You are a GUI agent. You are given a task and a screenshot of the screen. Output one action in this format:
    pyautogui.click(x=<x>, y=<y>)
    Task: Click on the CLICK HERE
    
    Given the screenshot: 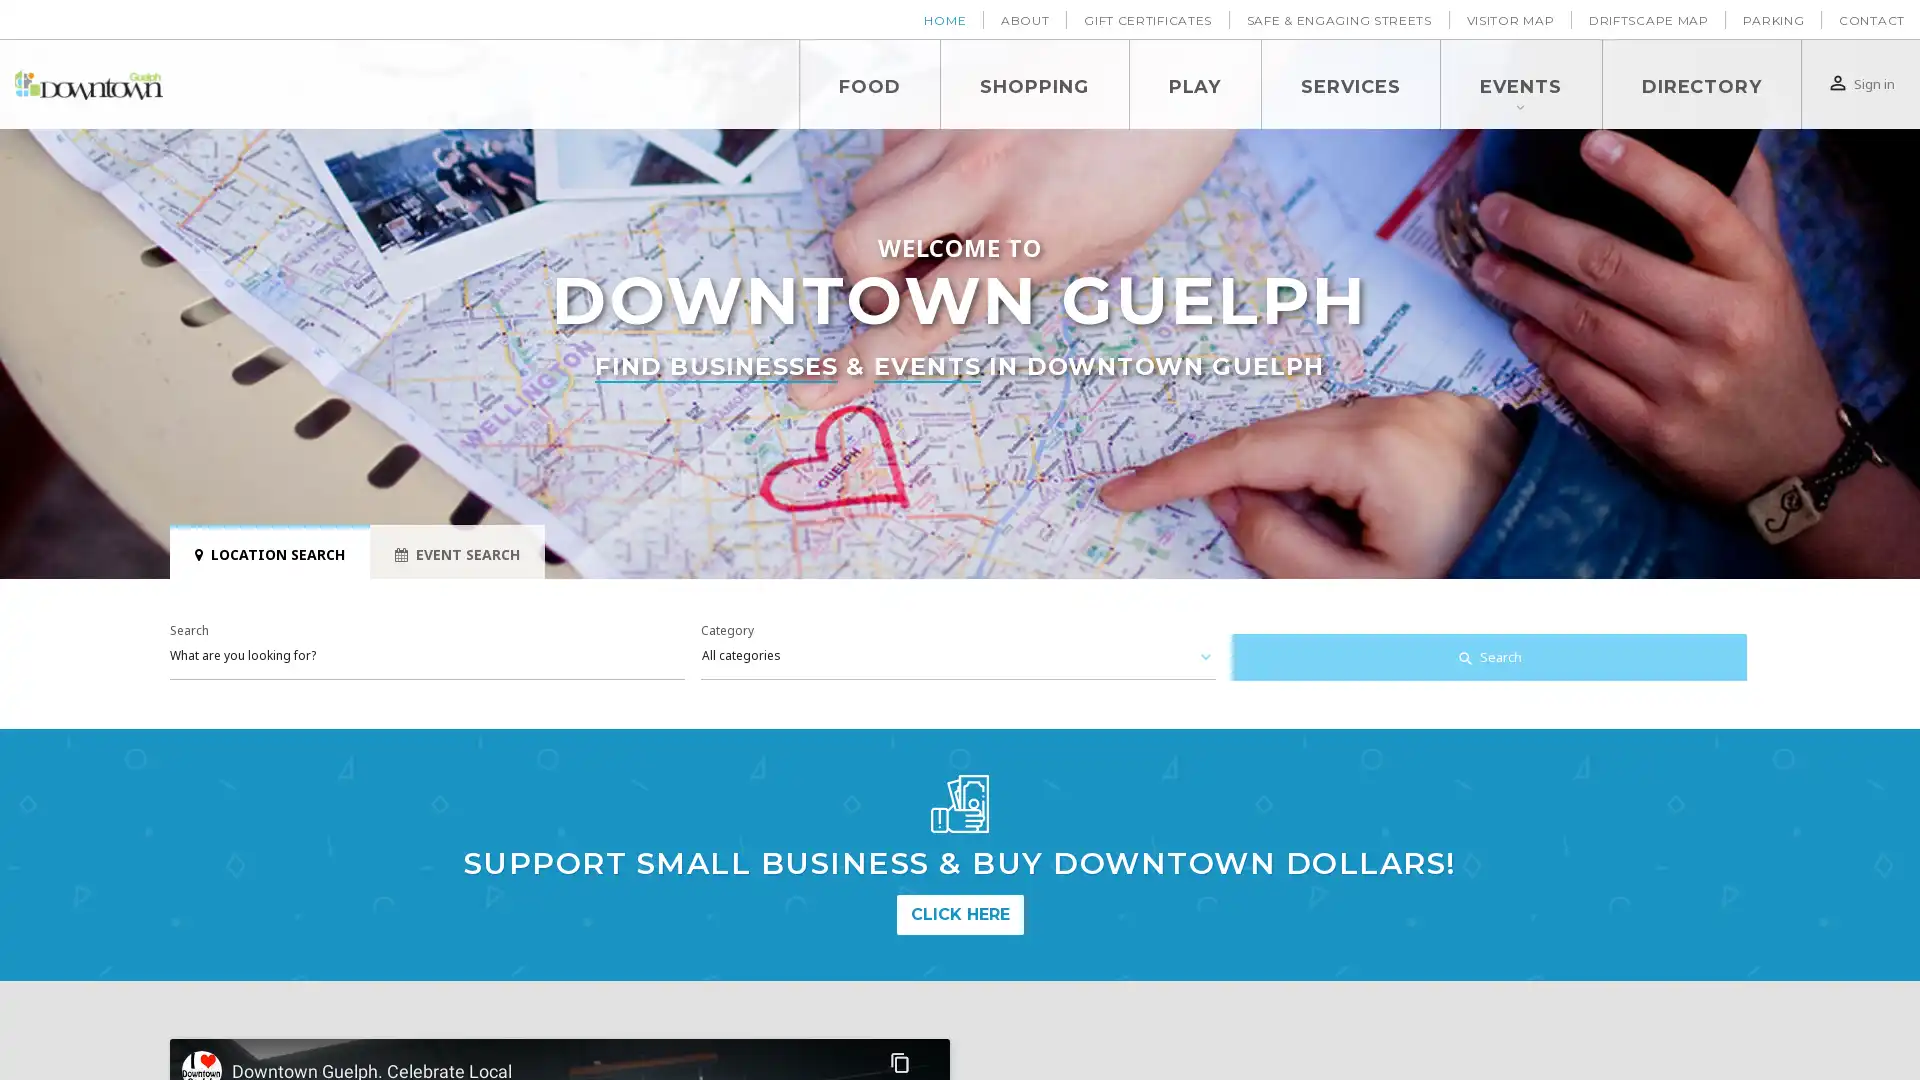 What is the action you would take?
    pyautogui.click(x=958, y=914)
    